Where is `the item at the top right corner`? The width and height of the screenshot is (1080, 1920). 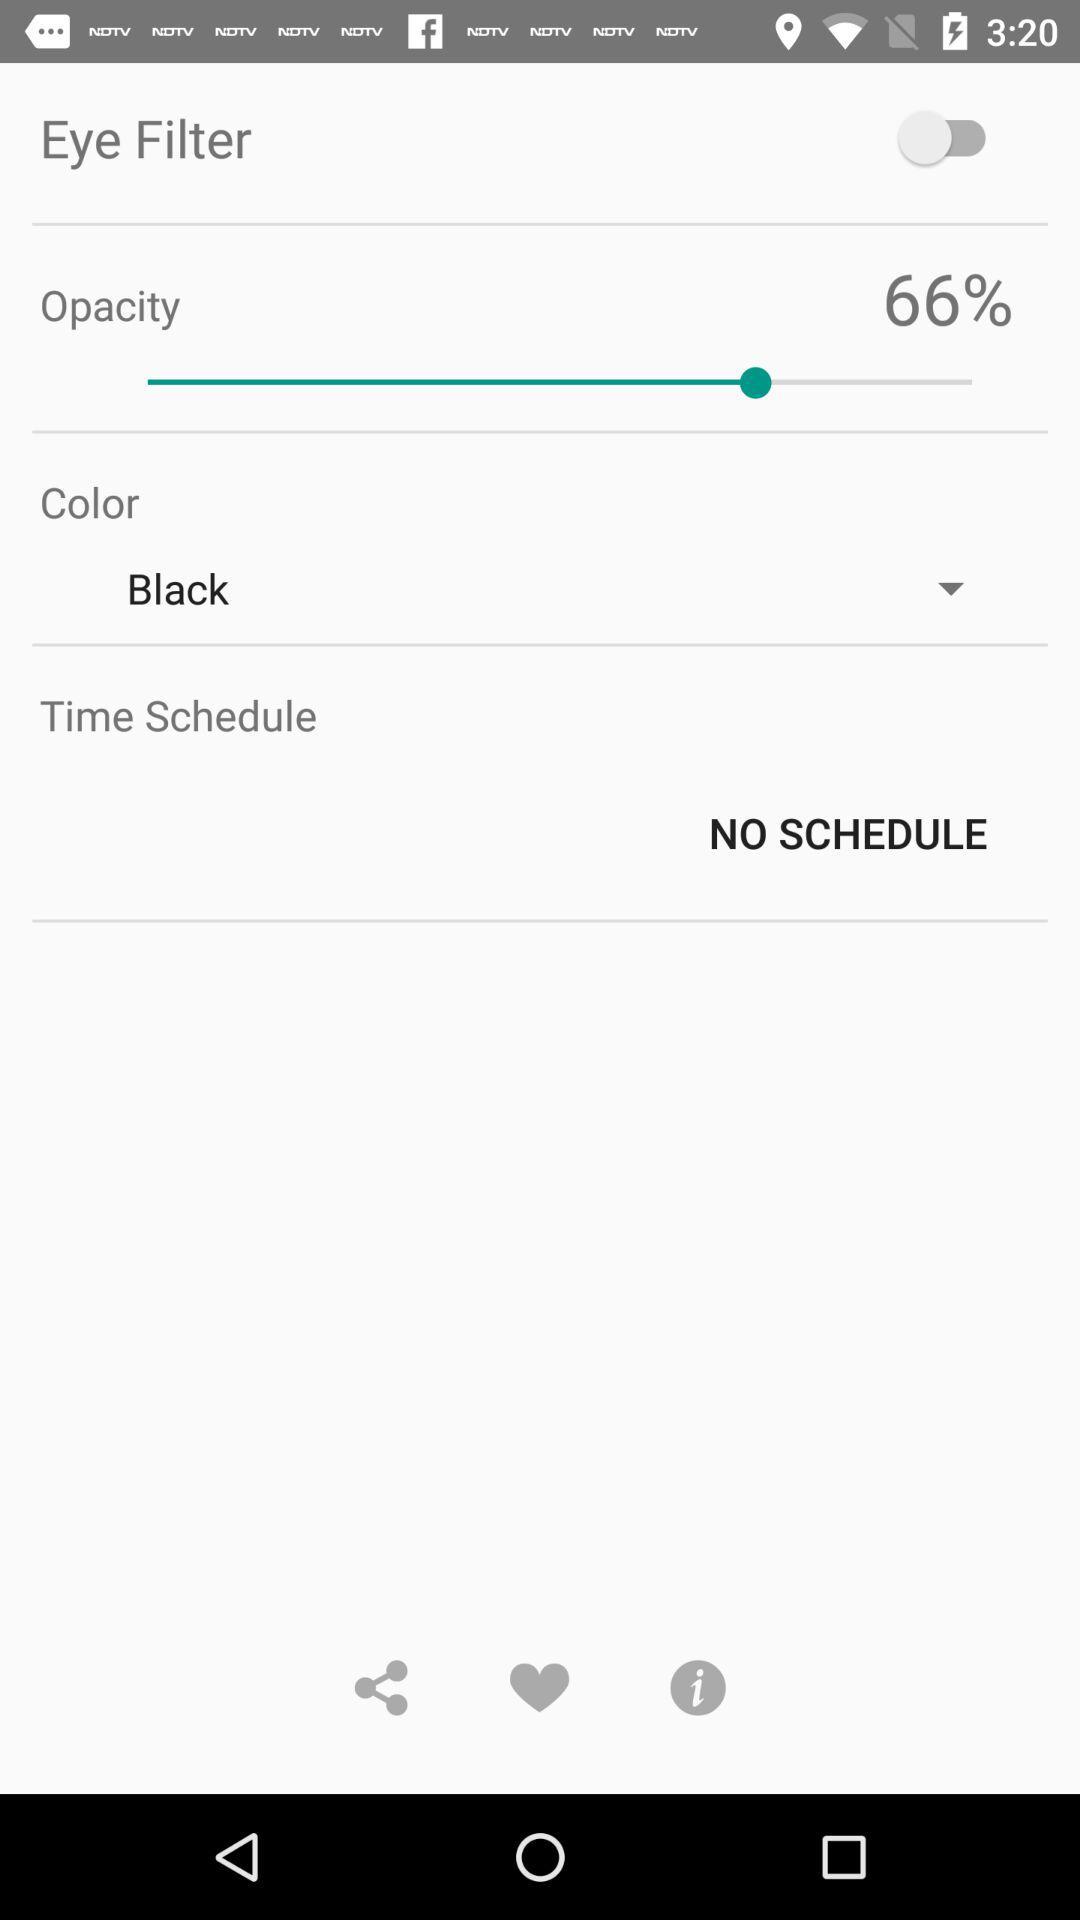 the item at the top right corner is located at coordinates (950, 136).